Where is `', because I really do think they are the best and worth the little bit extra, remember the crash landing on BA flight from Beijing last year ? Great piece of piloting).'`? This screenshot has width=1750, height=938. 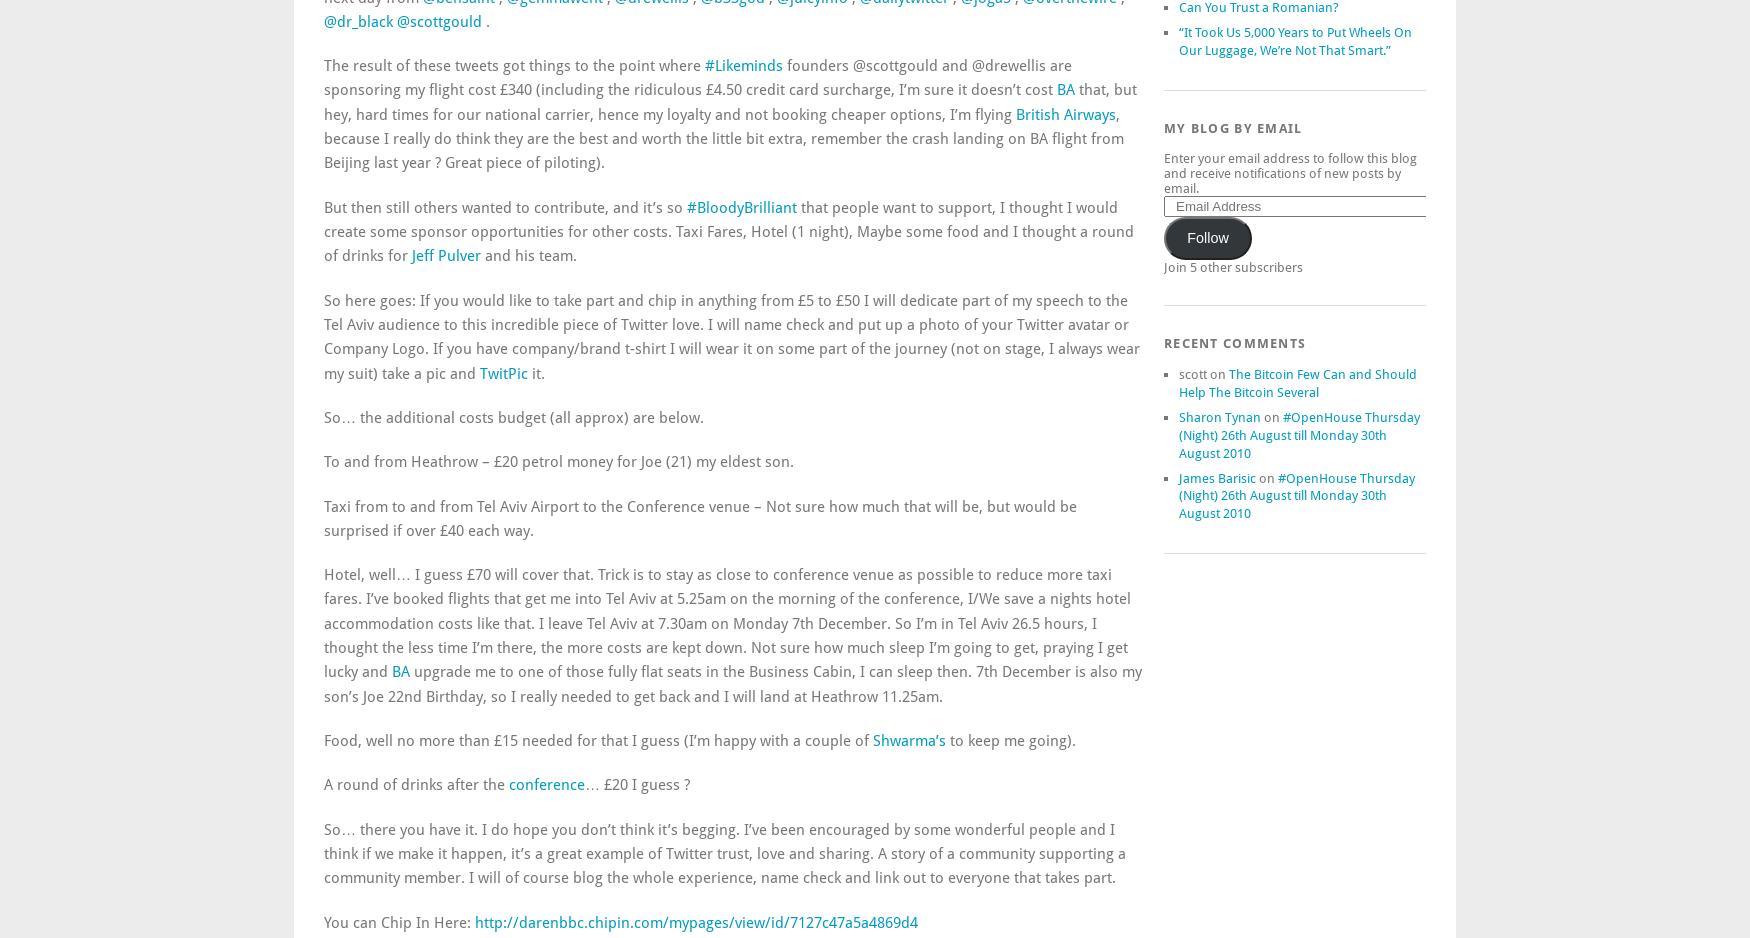 ', because I really do think they are the best and worth the little bit extra, remember the crash landing on BA flight from Beijing last year ? Great piece of piloting).' is located at coordinates (723, 138).